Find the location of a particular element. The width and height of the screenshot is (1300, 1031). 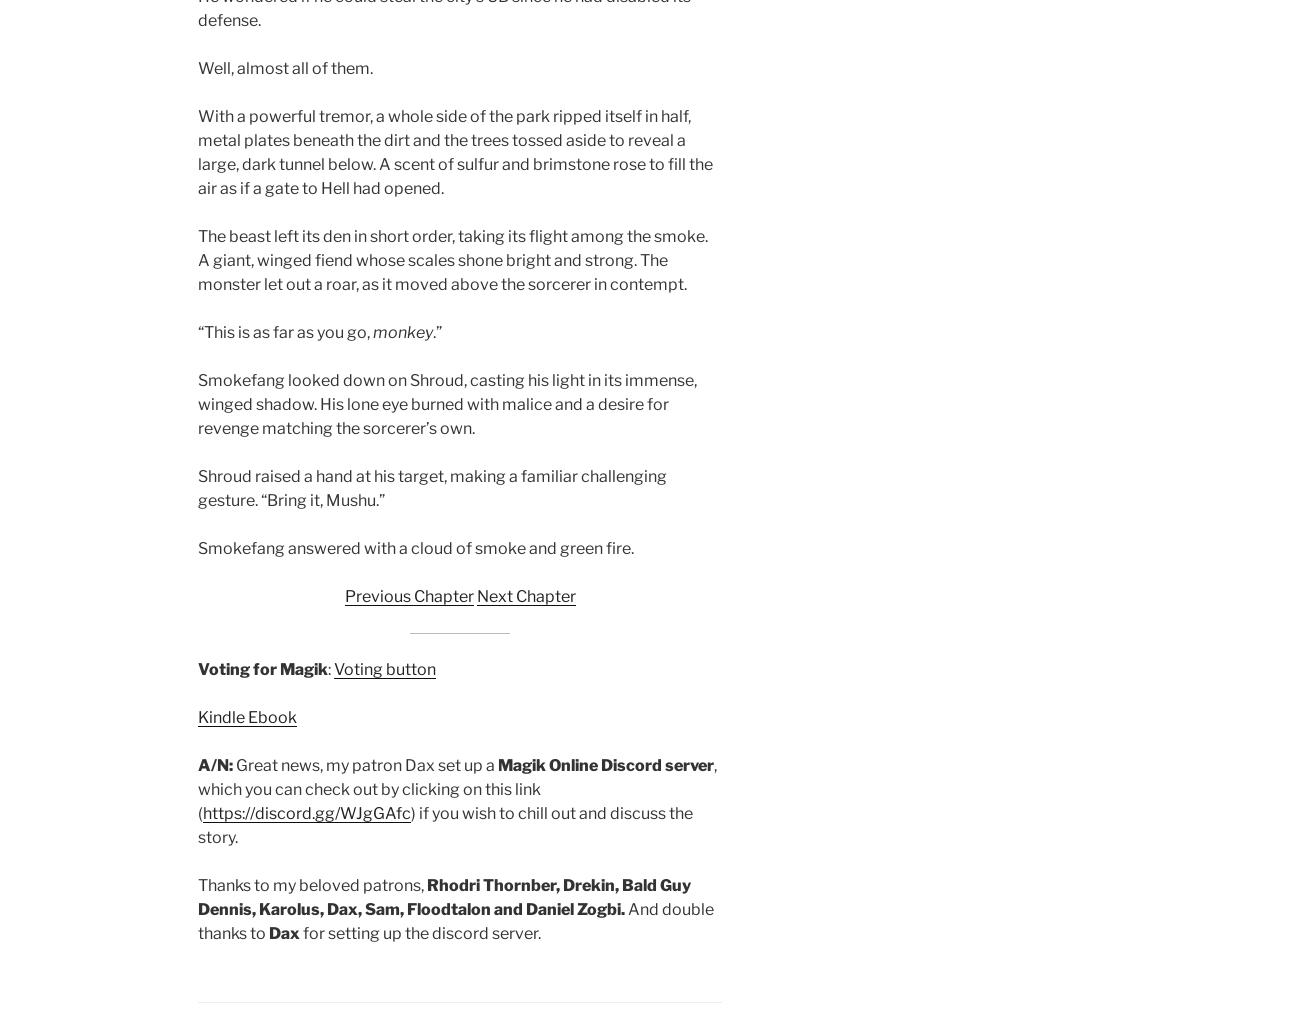

'Voting for Magik' is located at coordinates (261, 669).